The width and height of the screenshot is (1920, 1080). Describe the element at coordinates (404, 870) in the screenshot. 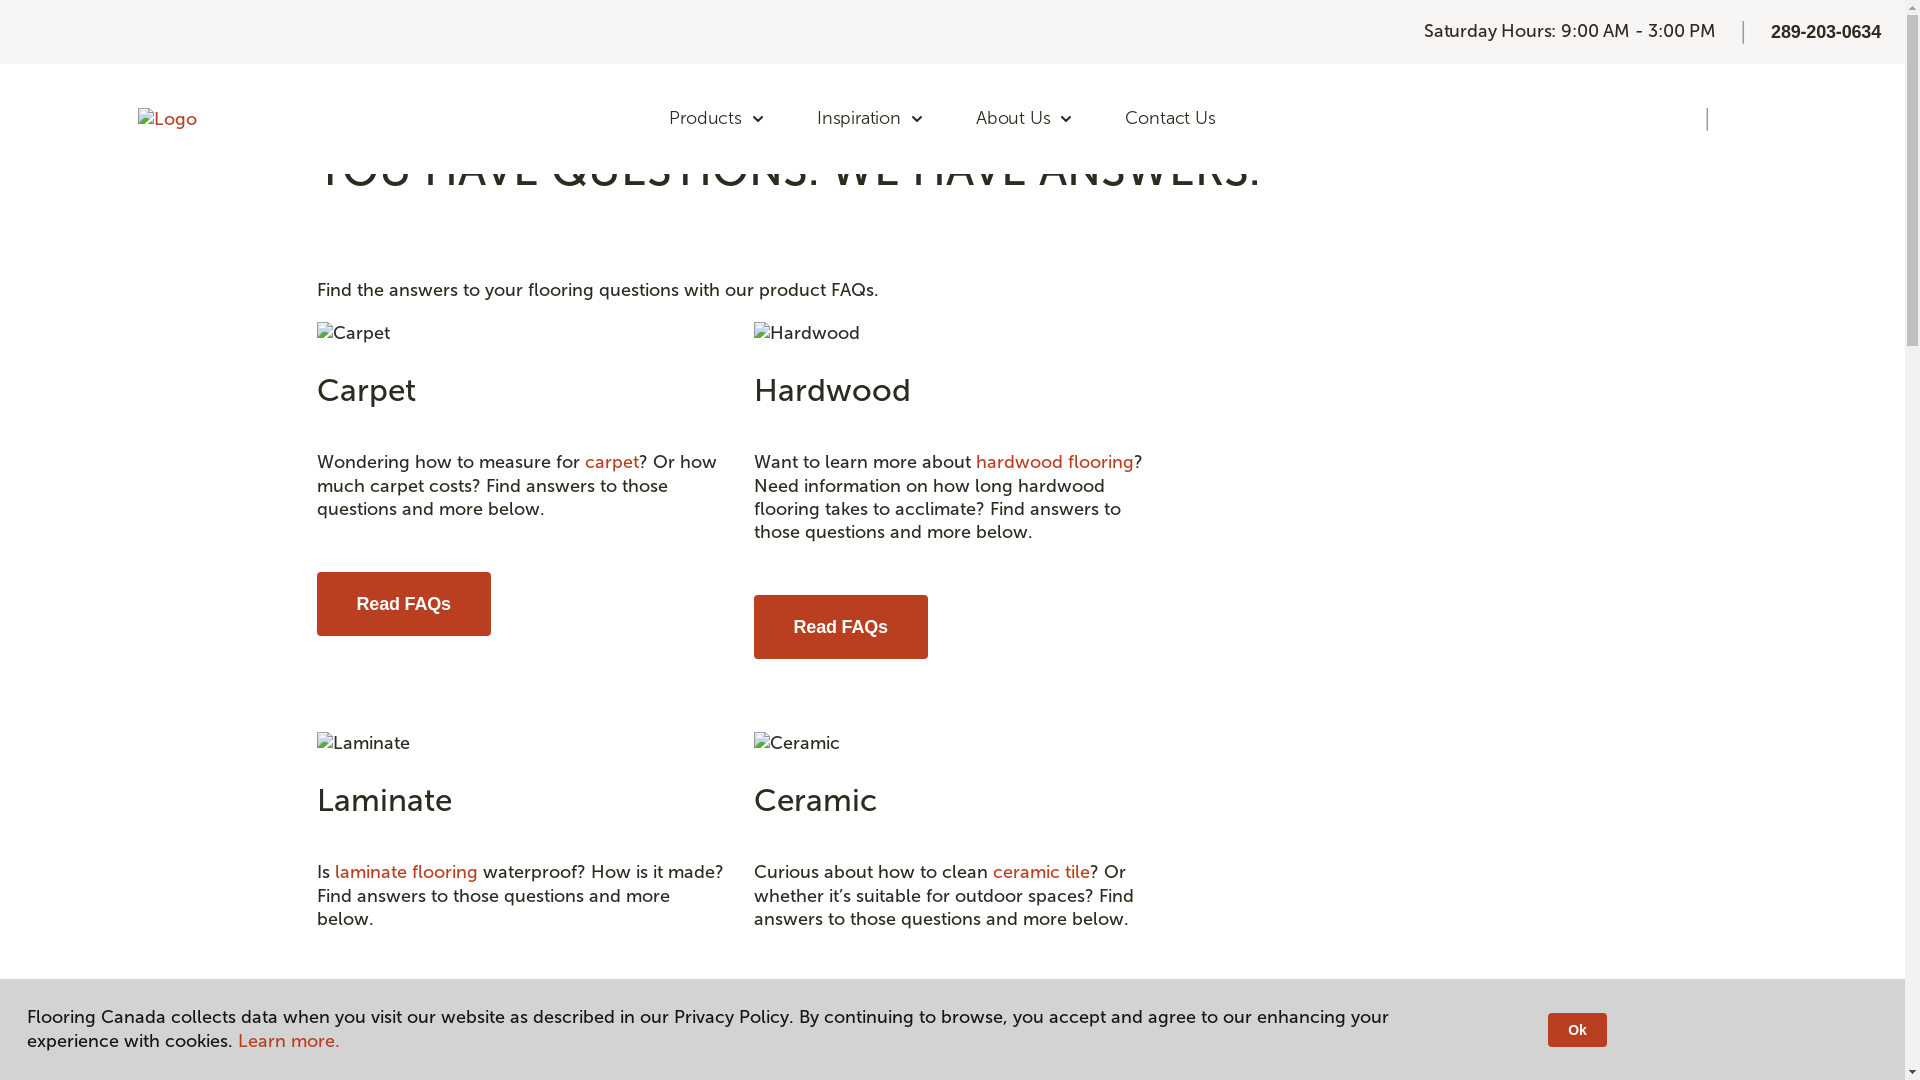

I see `'laminate flooring'` at that location.